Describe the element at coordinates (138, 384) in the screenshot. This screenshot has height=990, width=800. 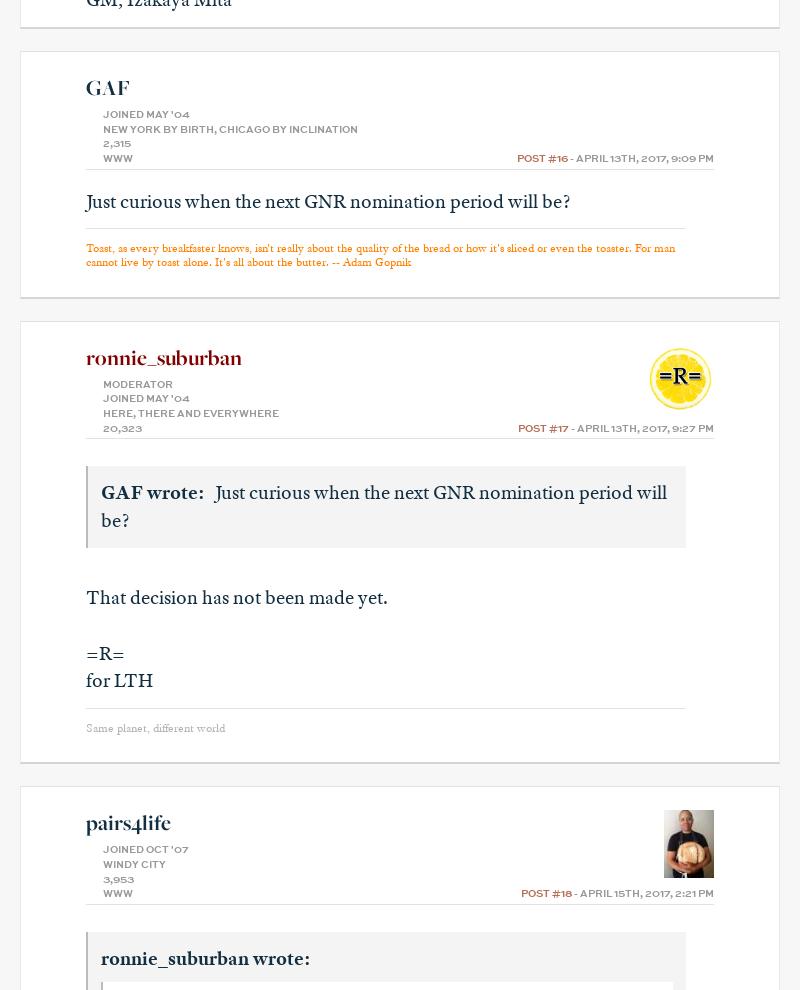
I see `'Moderator'` at that location.